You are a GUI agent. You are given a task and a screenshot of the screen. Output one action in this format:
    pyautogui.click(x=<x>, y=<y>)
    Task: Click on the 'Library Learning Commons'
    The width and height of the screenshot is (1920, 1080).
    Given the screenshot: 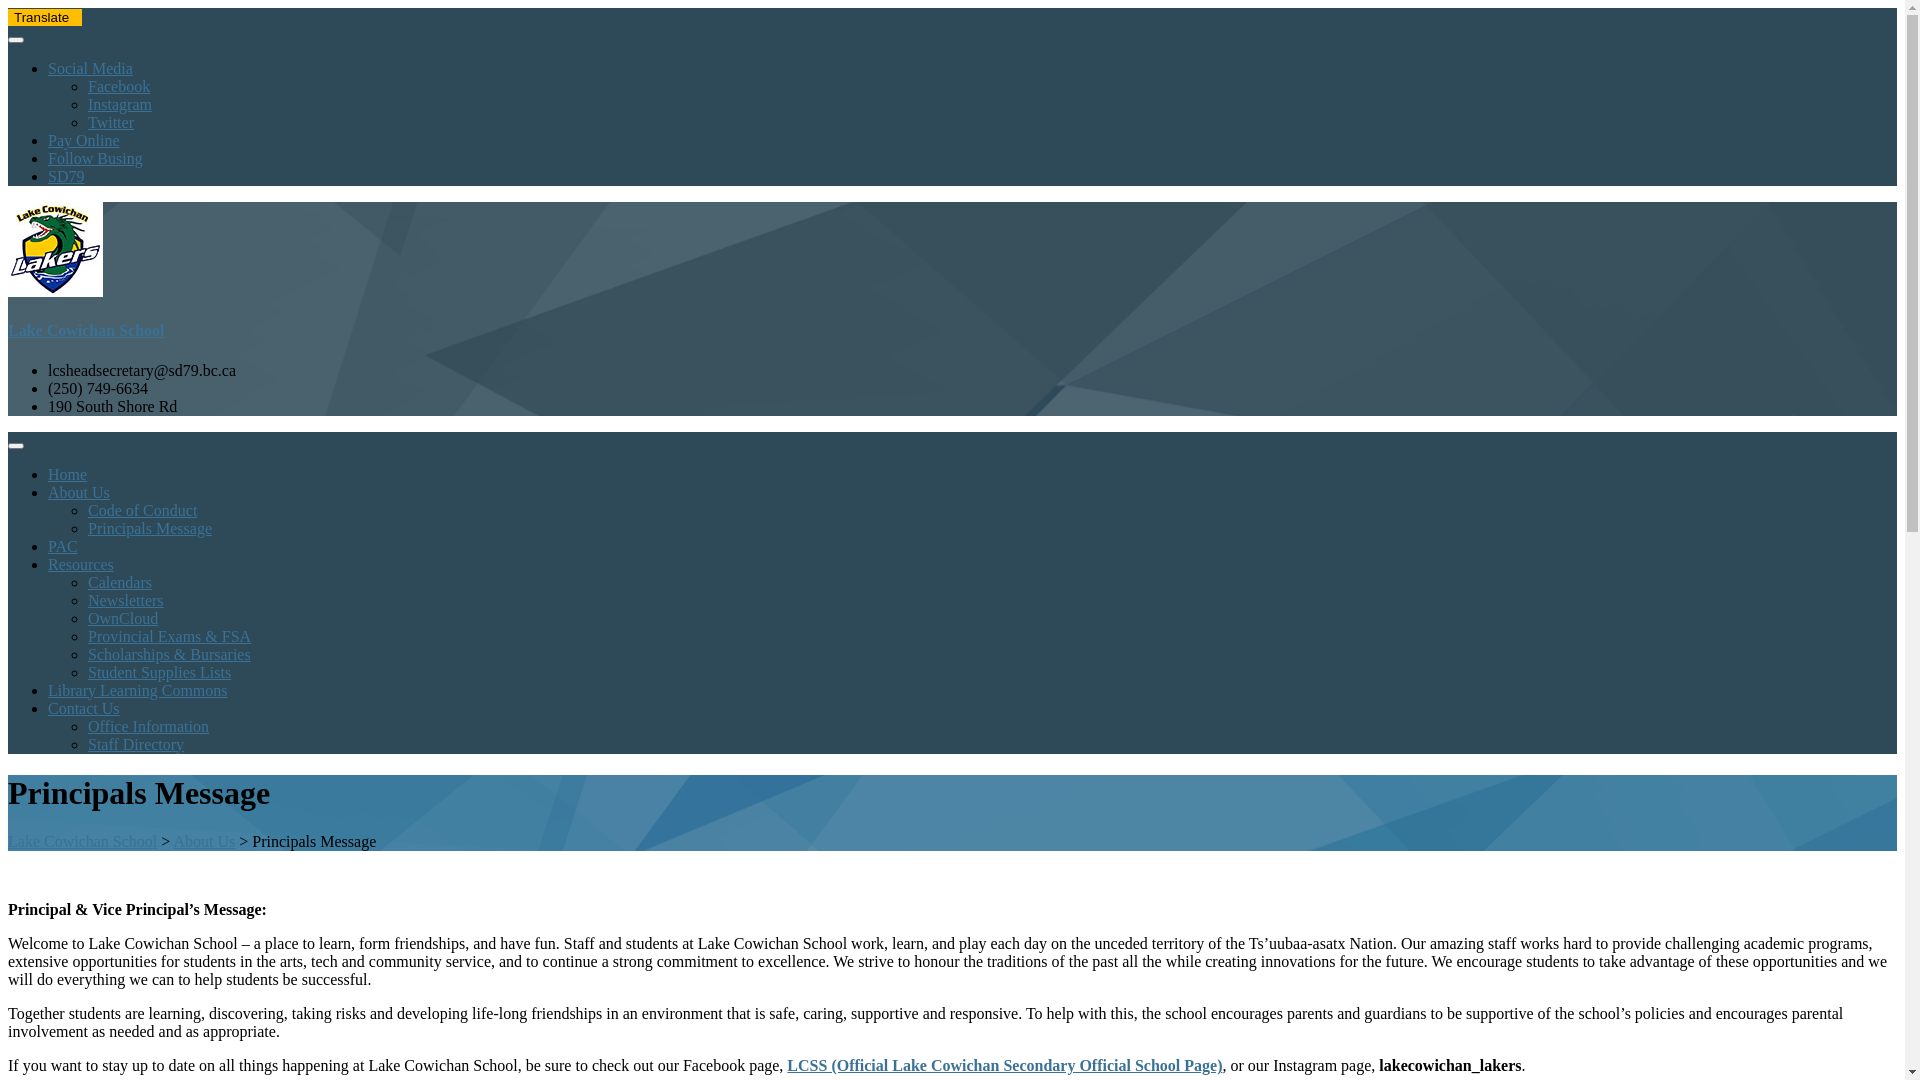 What is the action you would take?
    pyautogui.click(x=48, y=689)
    